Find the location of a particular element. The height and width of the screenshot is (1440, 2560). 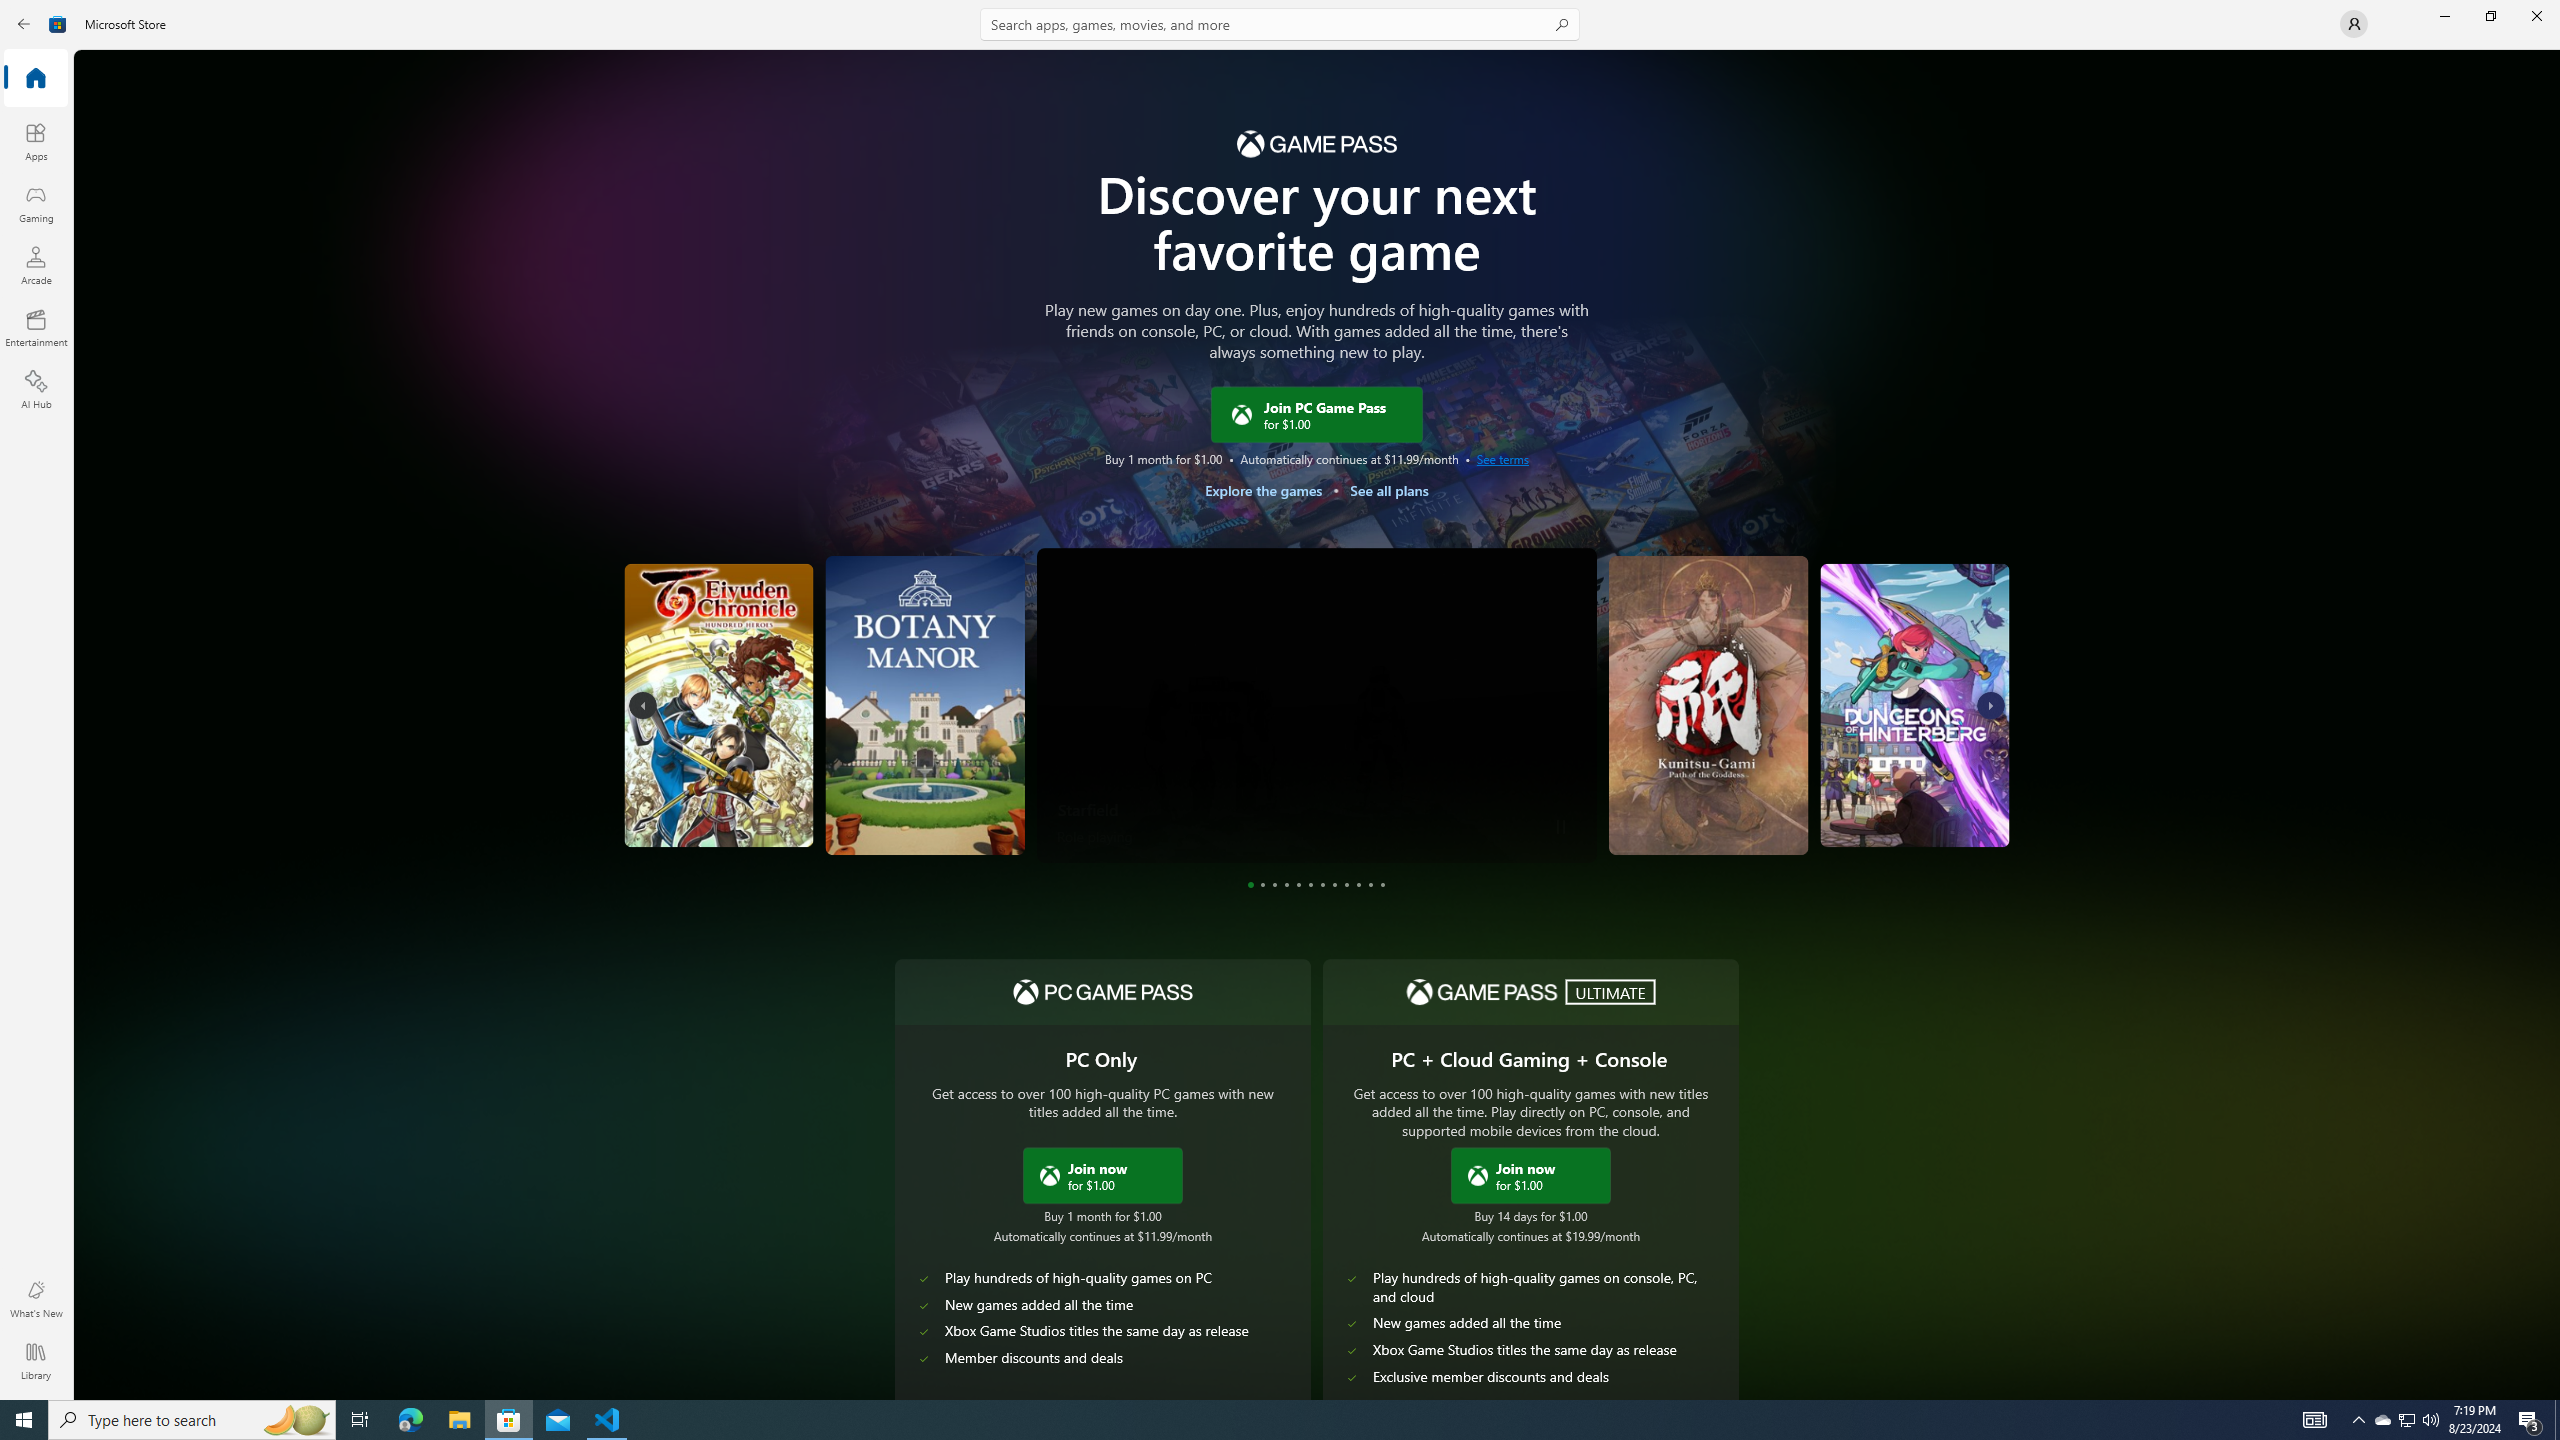

'Library' is located at coordinates (34, 1360).